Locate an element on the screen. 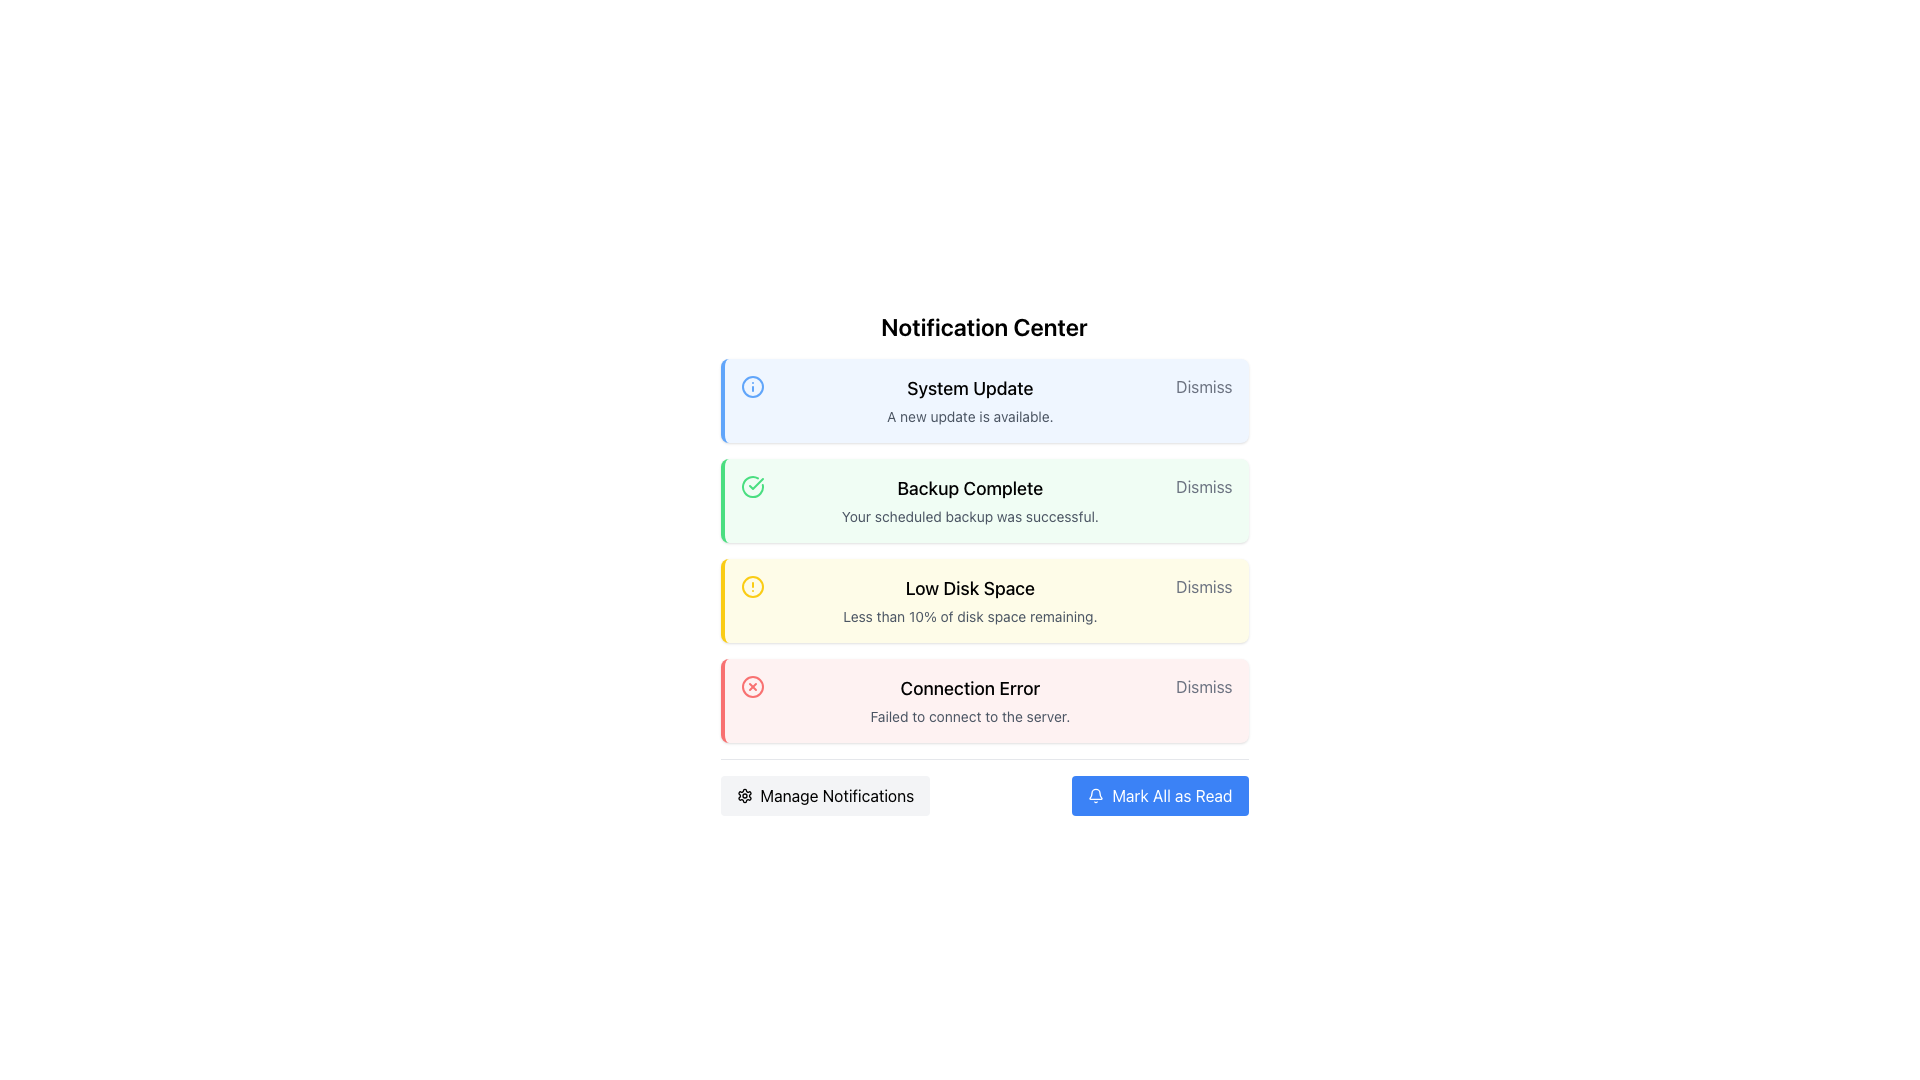 The image size is (1920, 1080). the dismiss button styled as a hyperlink in the top-right section of the 'Low Disk Space' notification card to change its color is located at coordinates (1203, 585).